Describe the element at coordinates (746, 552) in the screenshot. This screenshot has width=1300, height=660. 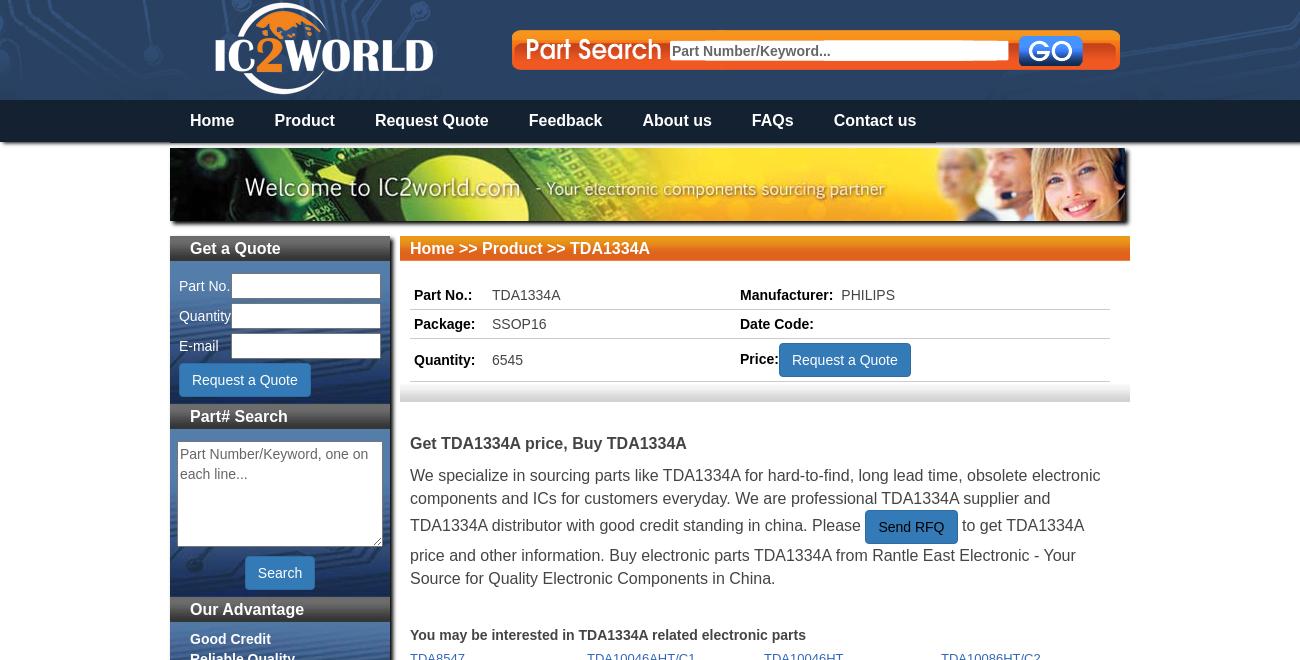
I see `'to
        get TDA1334A price and other information. Buy electronic parts TDA1334A from Rantle East Electronic - Your Source for Quality Electronic Components in China.'` at that location.